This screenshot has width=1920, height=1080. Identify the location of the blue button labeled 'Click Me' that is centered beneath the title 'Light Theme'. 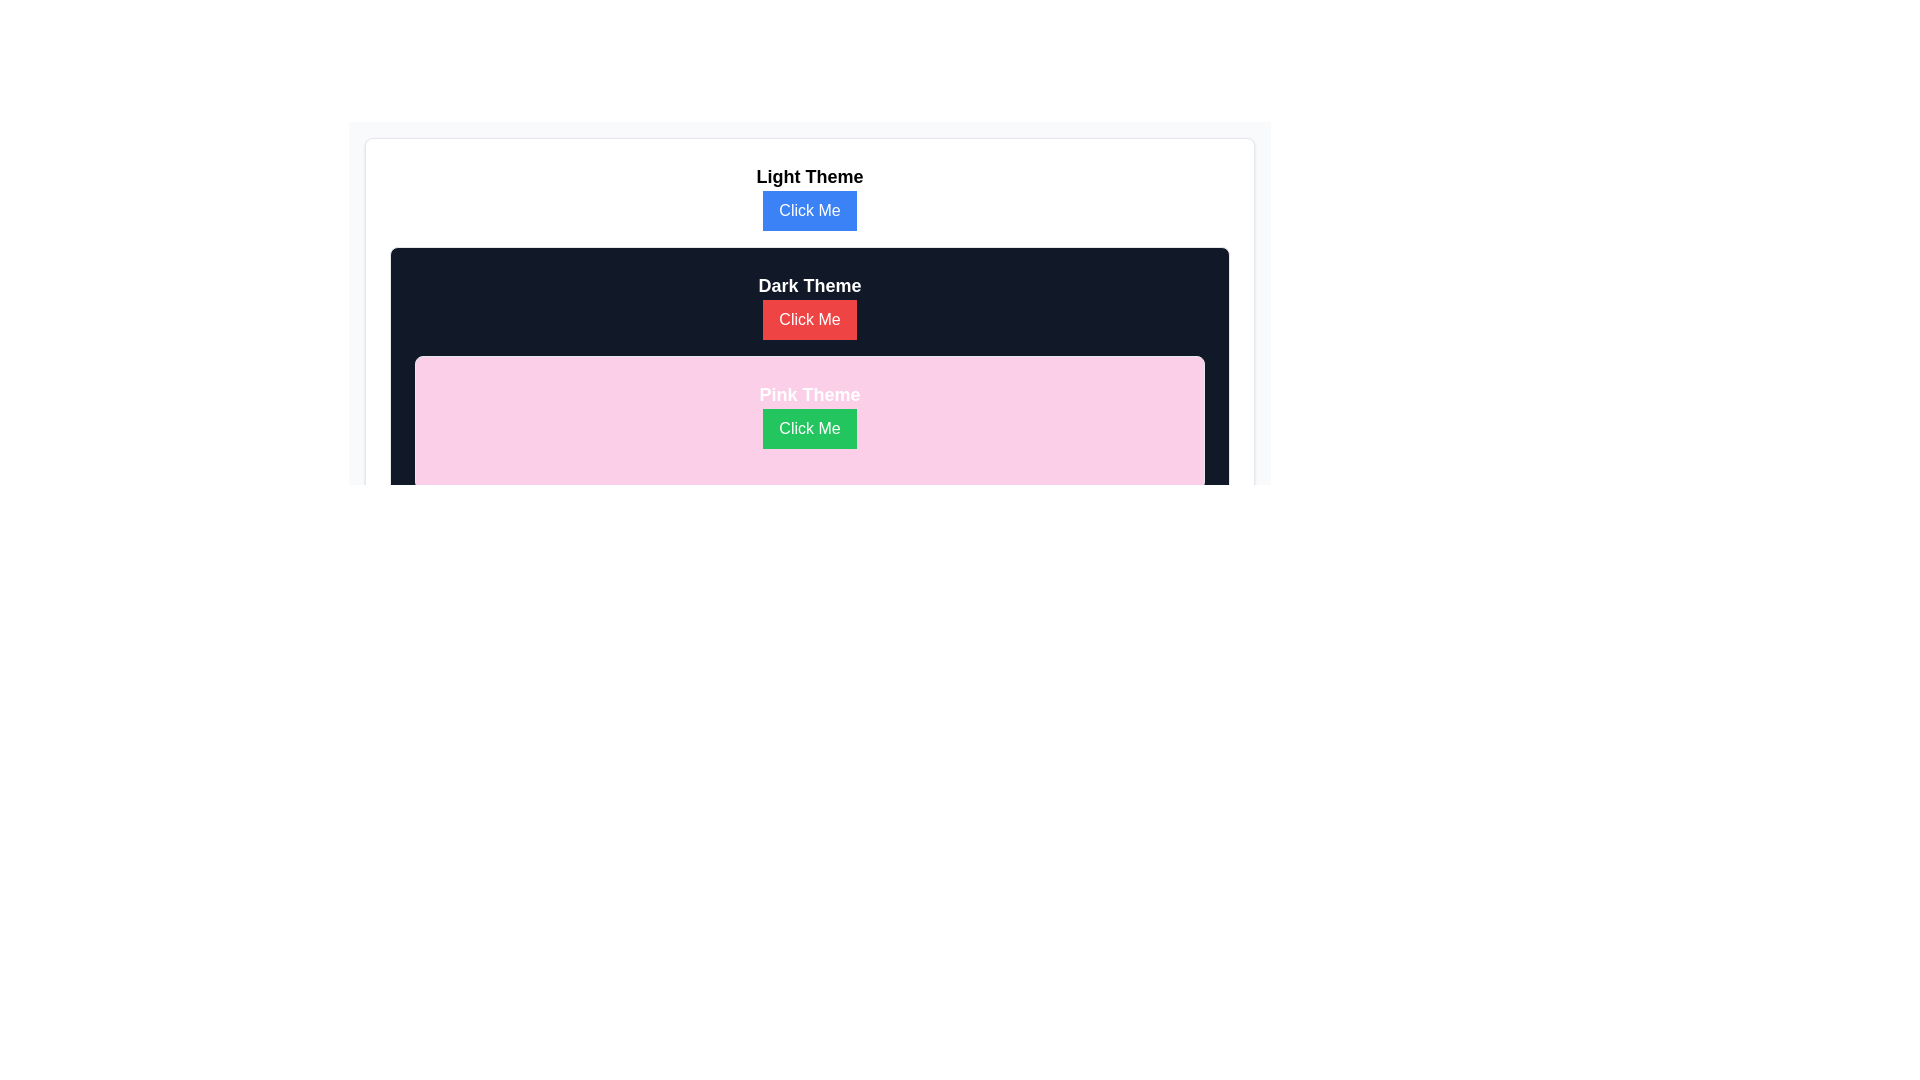
(810, 211).